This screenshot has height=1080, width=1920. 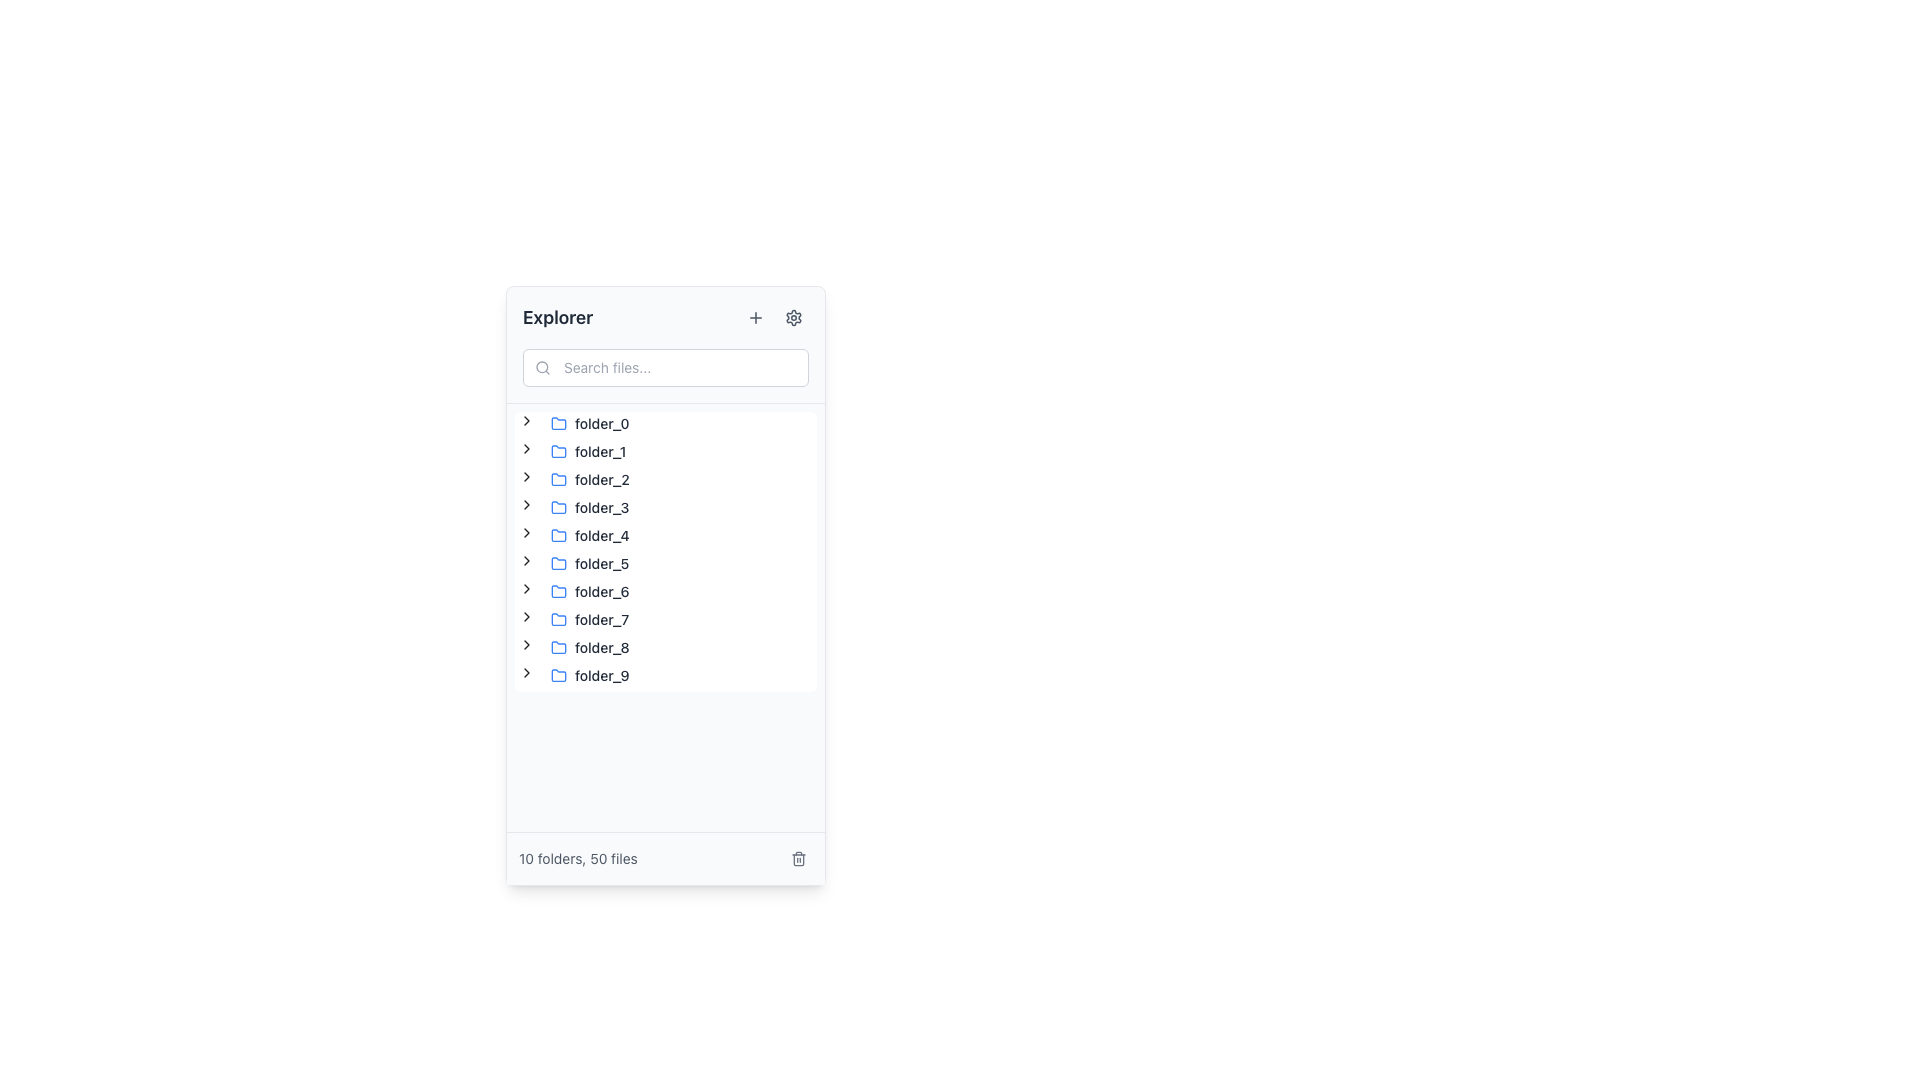 What do you see at coordinates (527, 588) in the screenshot?
I see `the right-facing chevron arrow icon located to the left of the folder labeled 'folder_6'` at bounding box center [527, 588].